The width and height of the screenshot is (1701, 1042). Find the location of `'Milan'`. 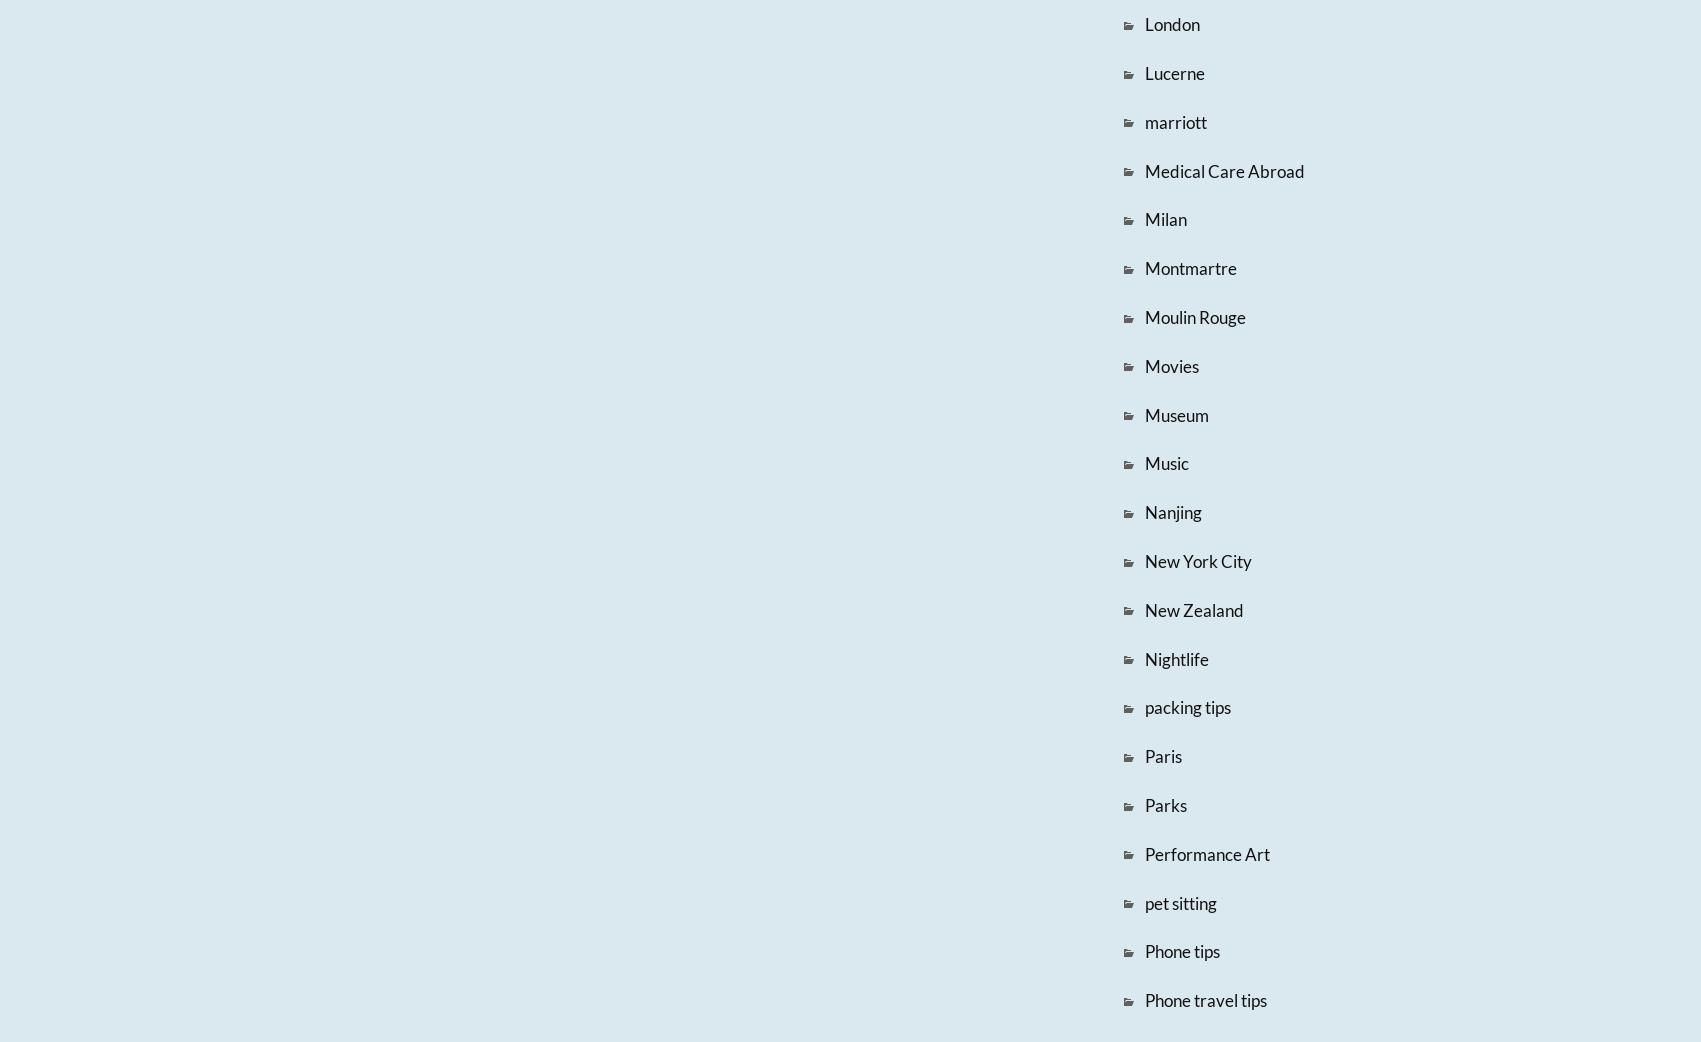

'Milan' is located at coordinates (1164, 218).